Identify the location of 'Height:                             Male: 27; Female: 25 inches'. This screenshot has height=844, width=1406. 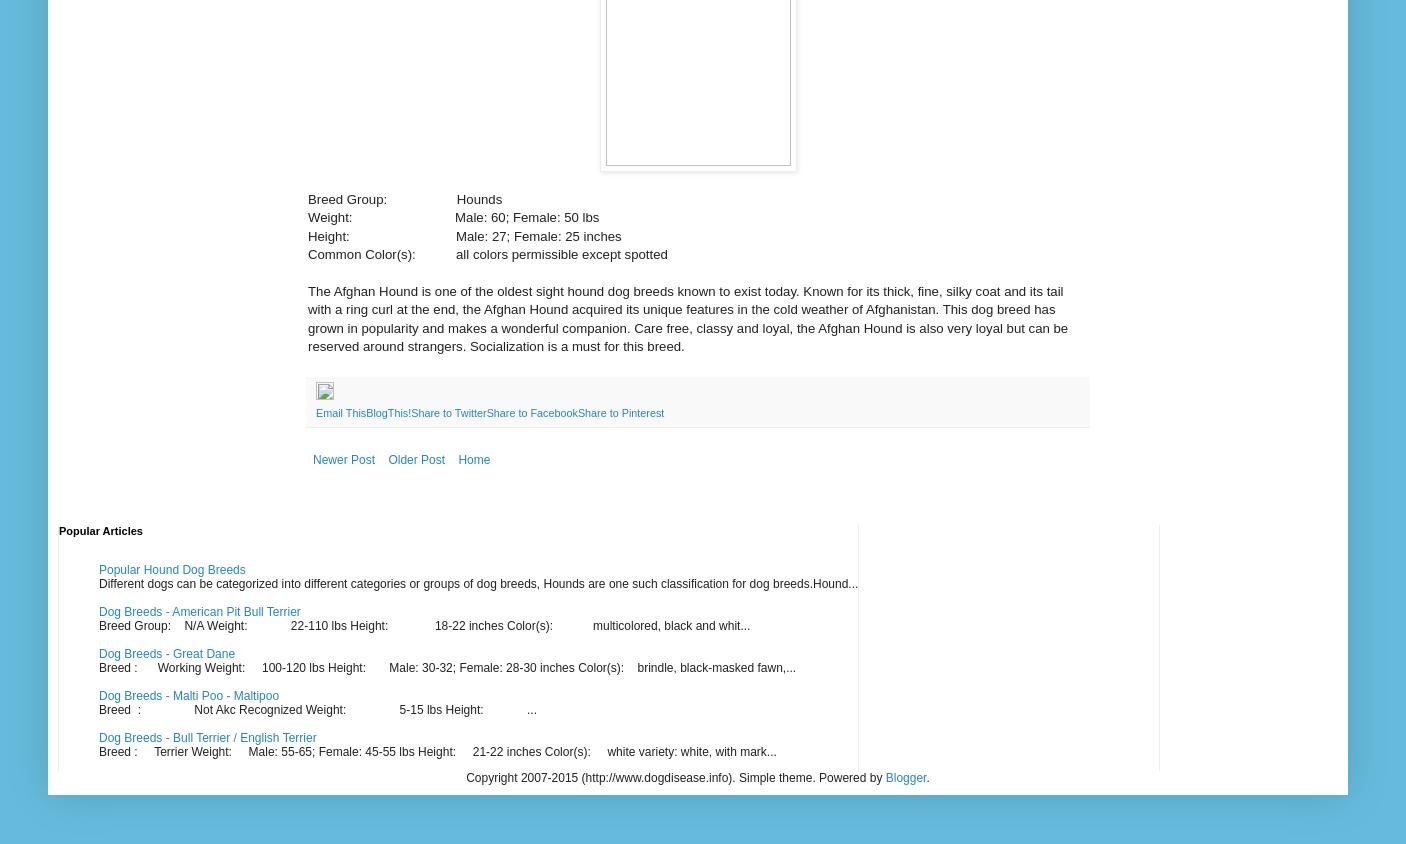
(307, 234).